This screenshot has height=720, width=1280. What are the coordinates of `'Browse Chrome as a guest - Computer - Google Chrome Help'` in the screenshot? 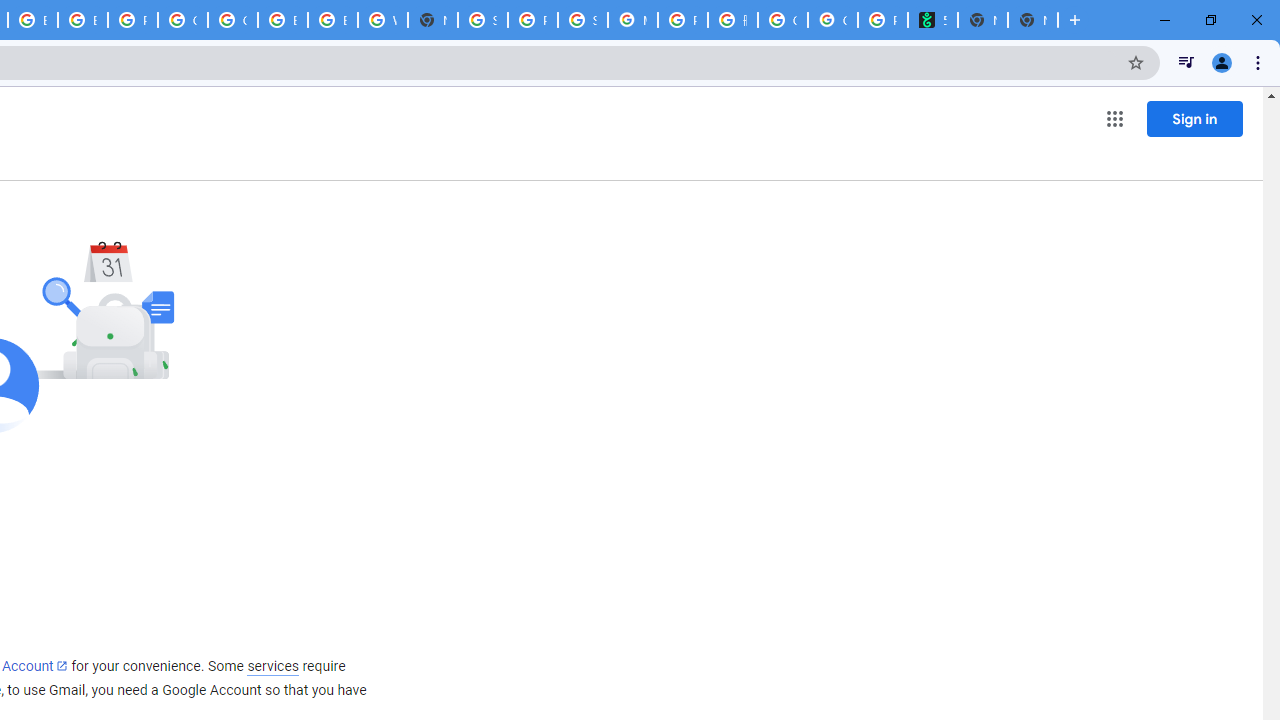 It's located at (282, 20).